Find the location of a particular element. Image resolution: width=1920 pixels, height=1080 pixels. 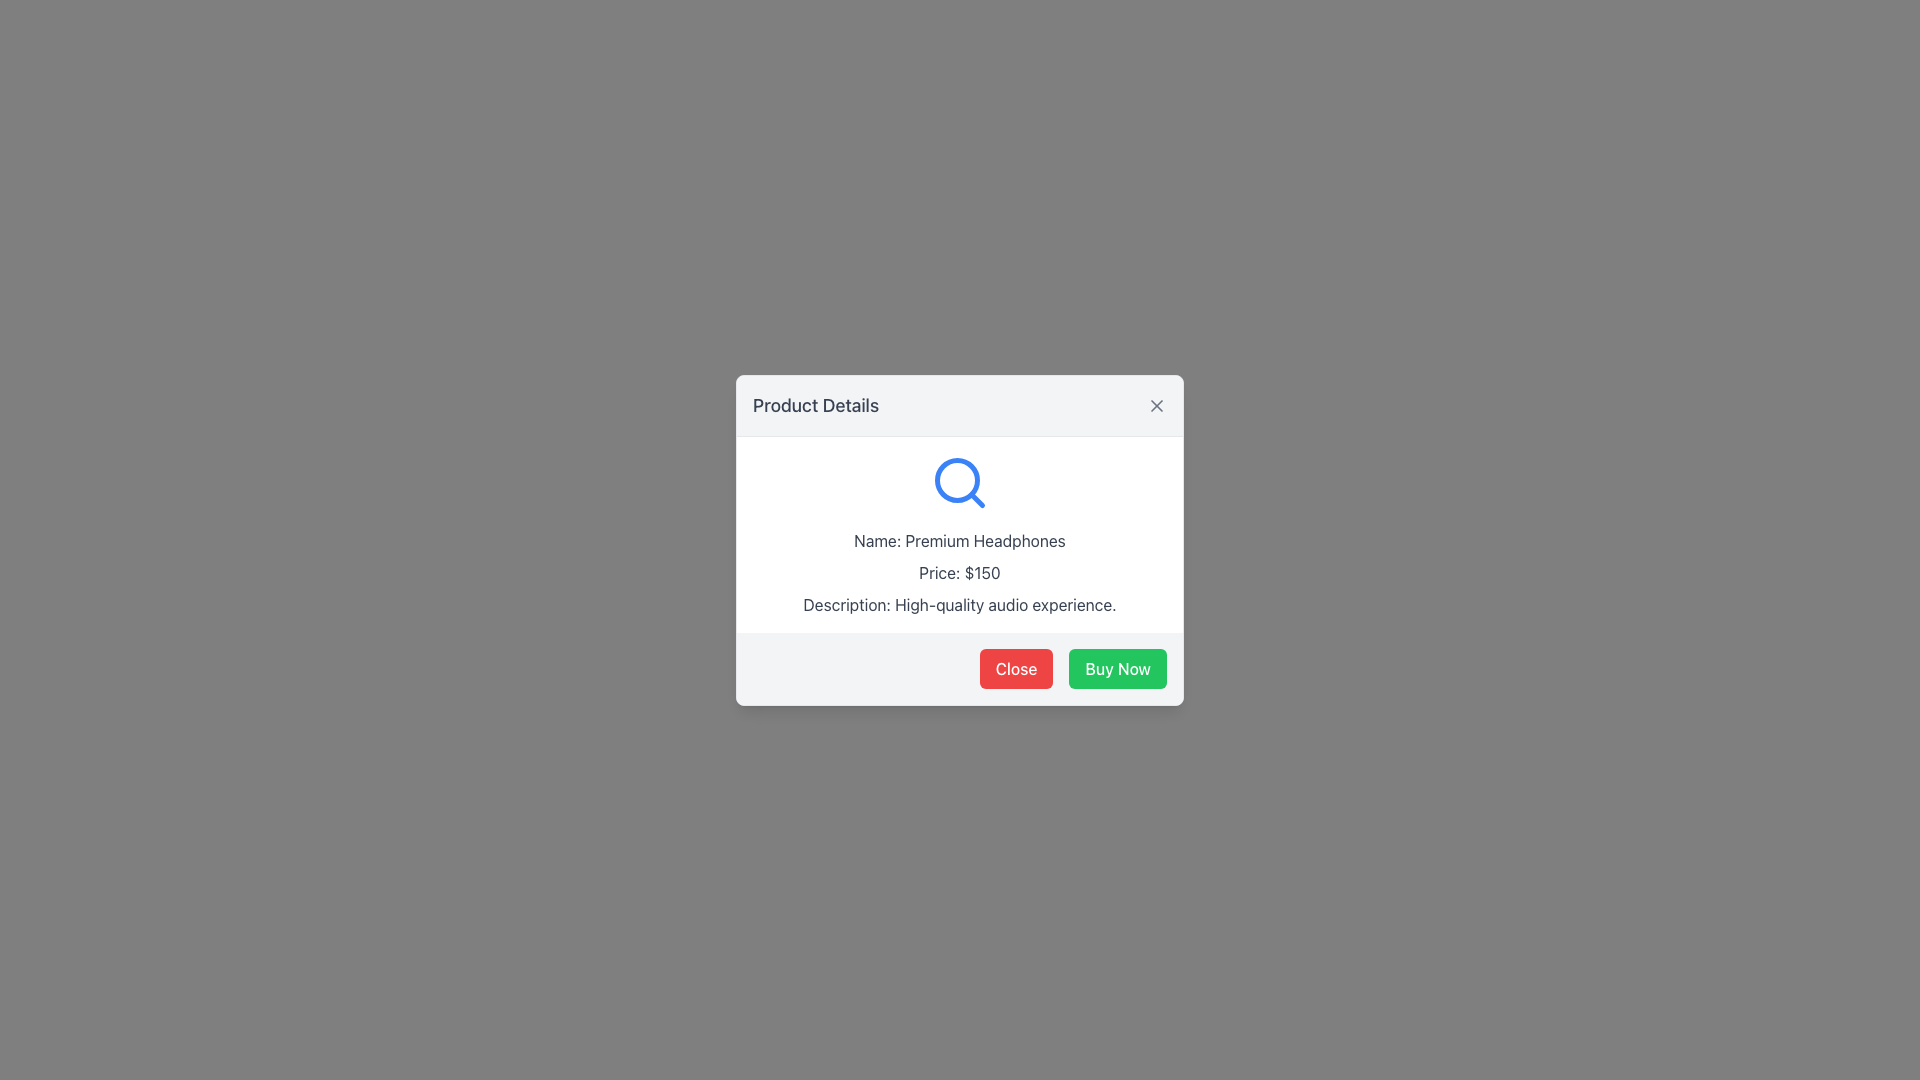

the small cross icon located in the top-right corner of the 'Product Details' modal window is located at coordinates (1156, 405).